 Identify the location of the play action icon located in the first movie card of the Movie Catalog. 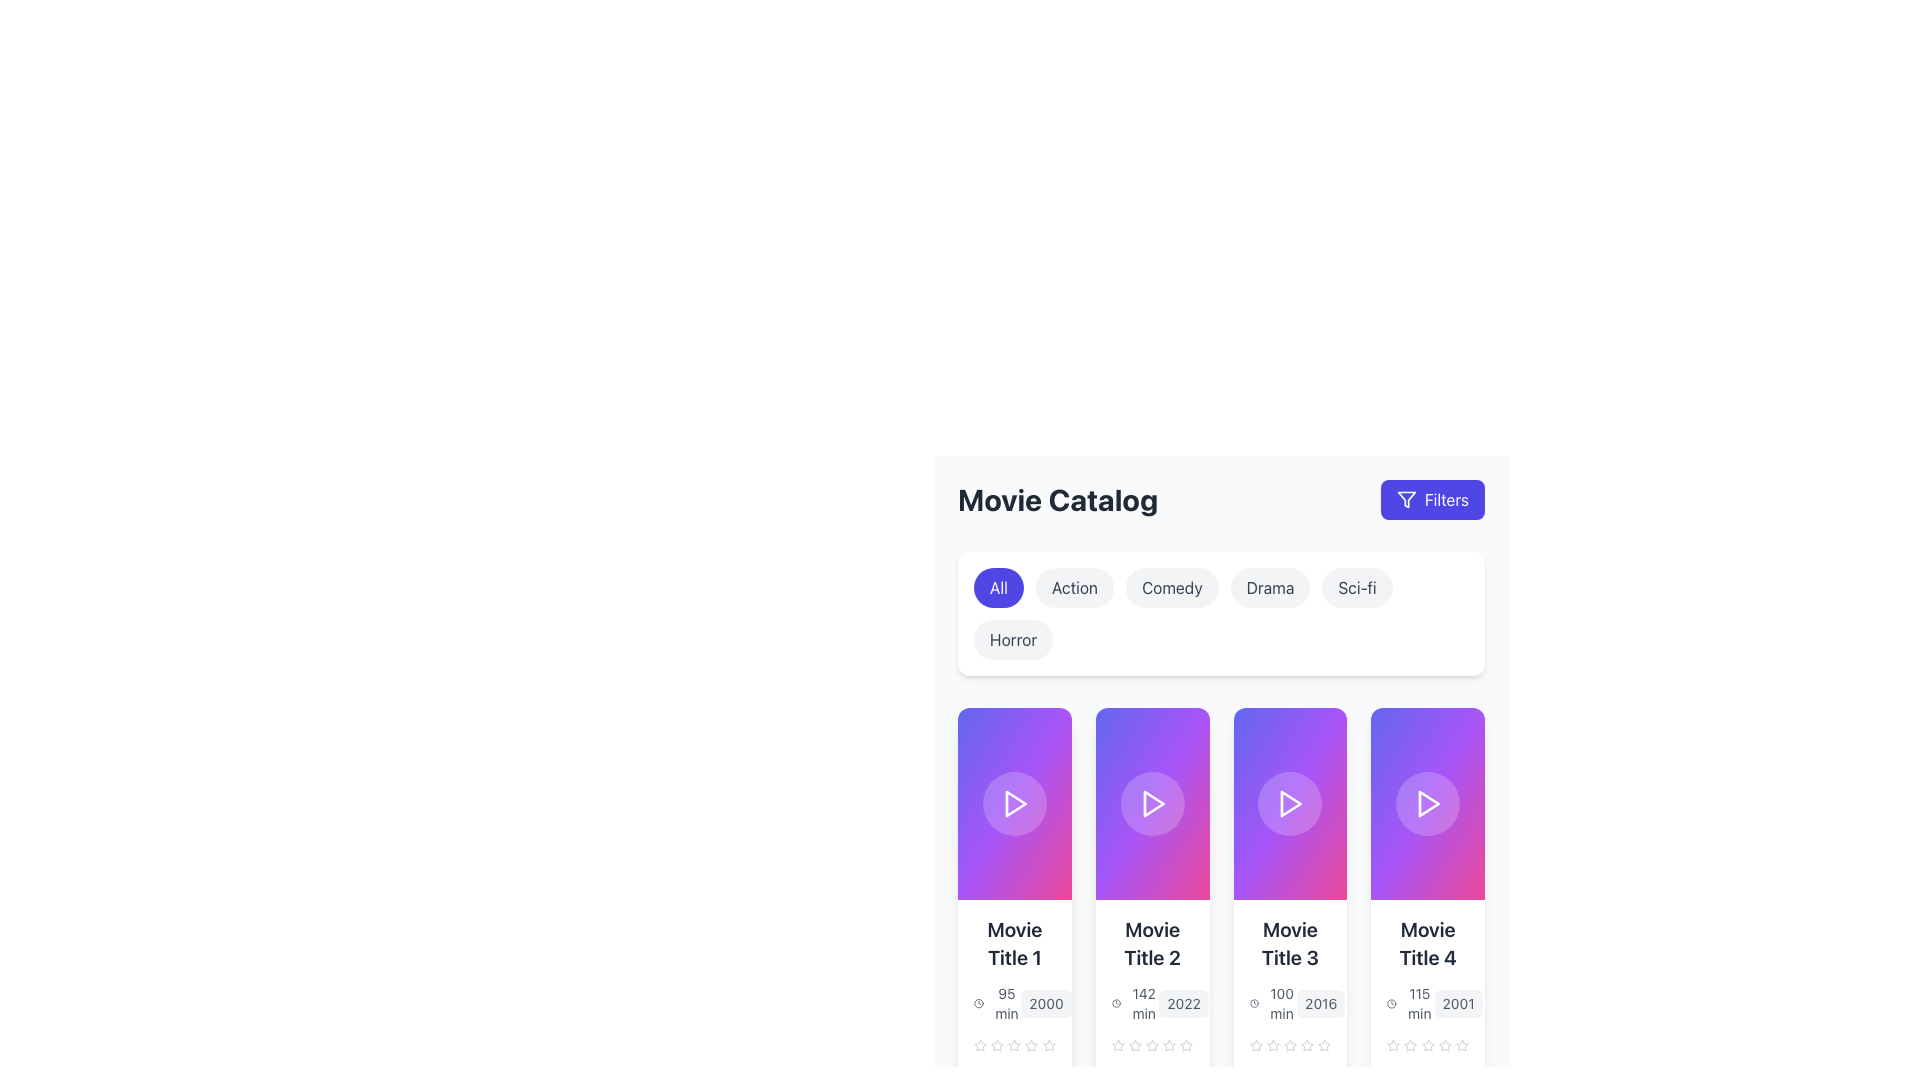
(1016, 802).